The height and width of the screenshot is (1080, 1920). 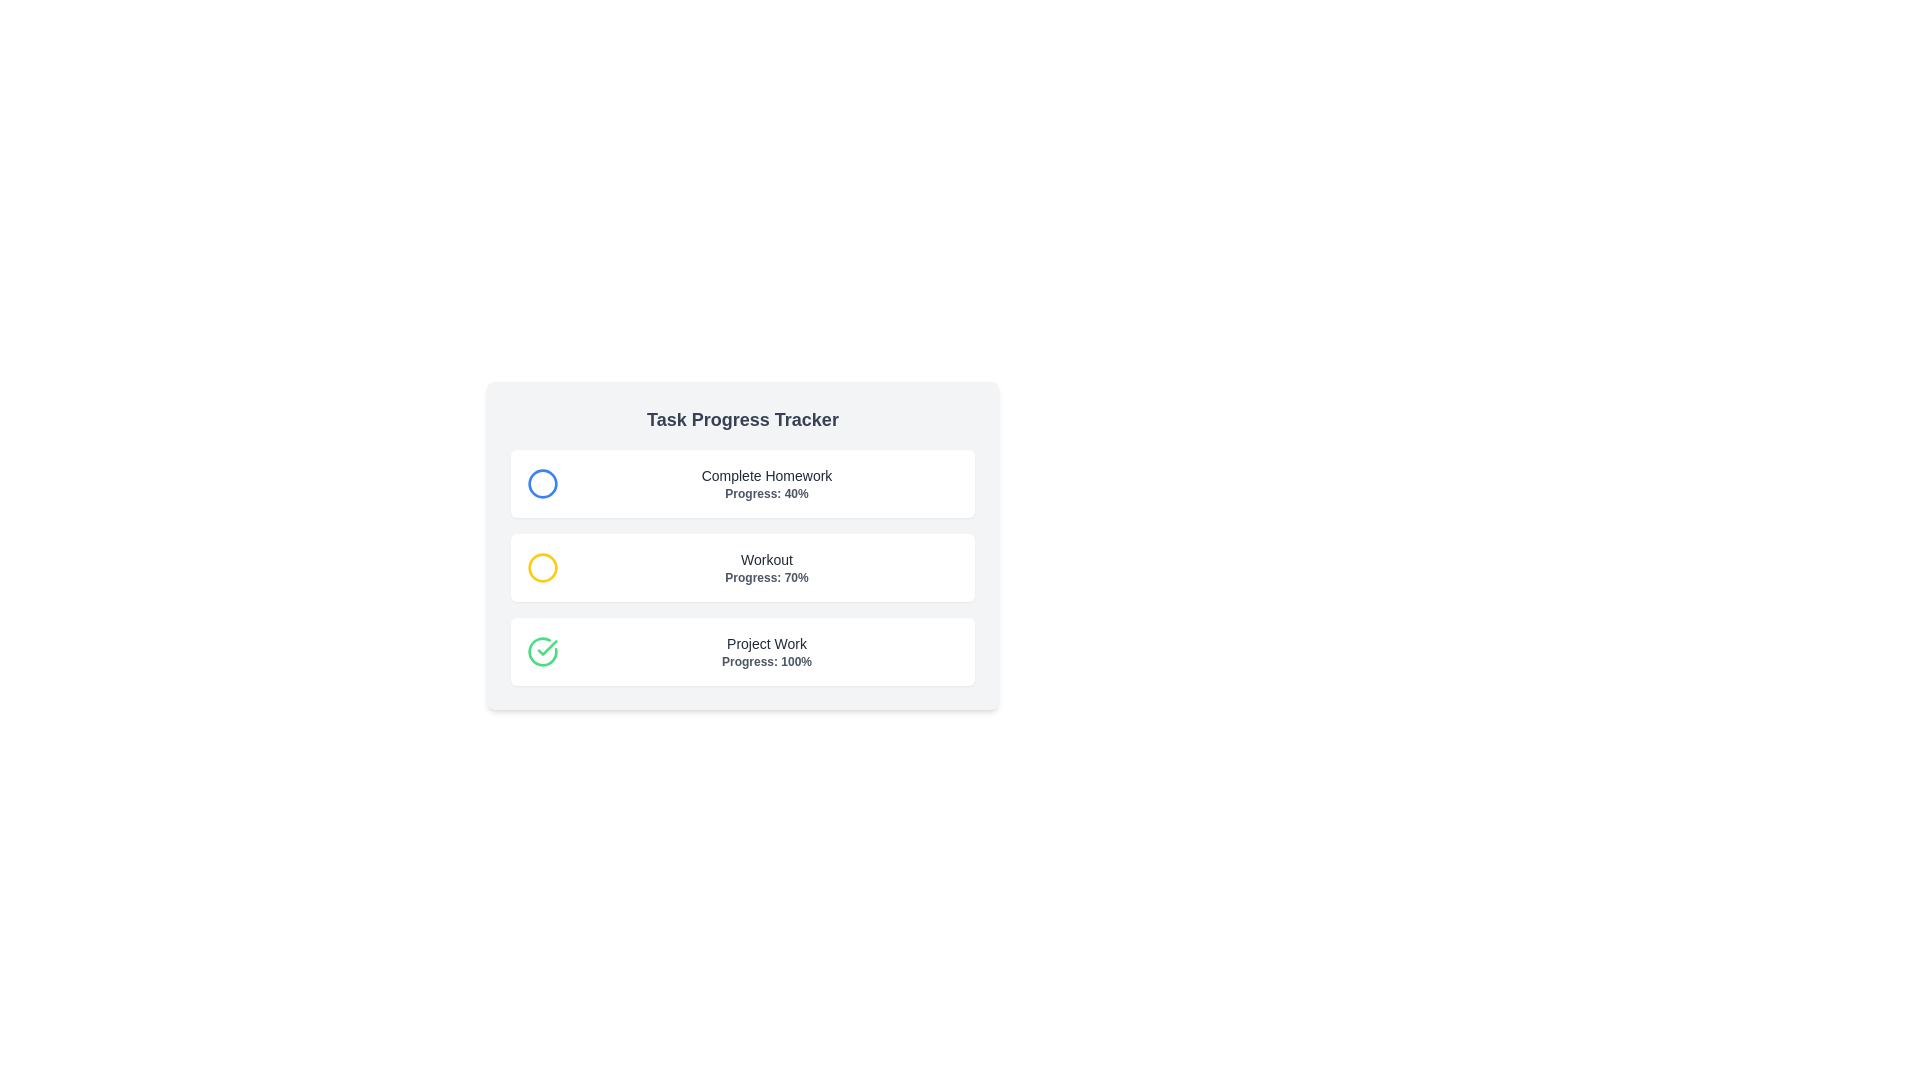 I want to click on the green checkmark styled vector graphic within the circular icon, which is associated with the 'Project Work' task in the task progress list, so click(x=547, y=648).